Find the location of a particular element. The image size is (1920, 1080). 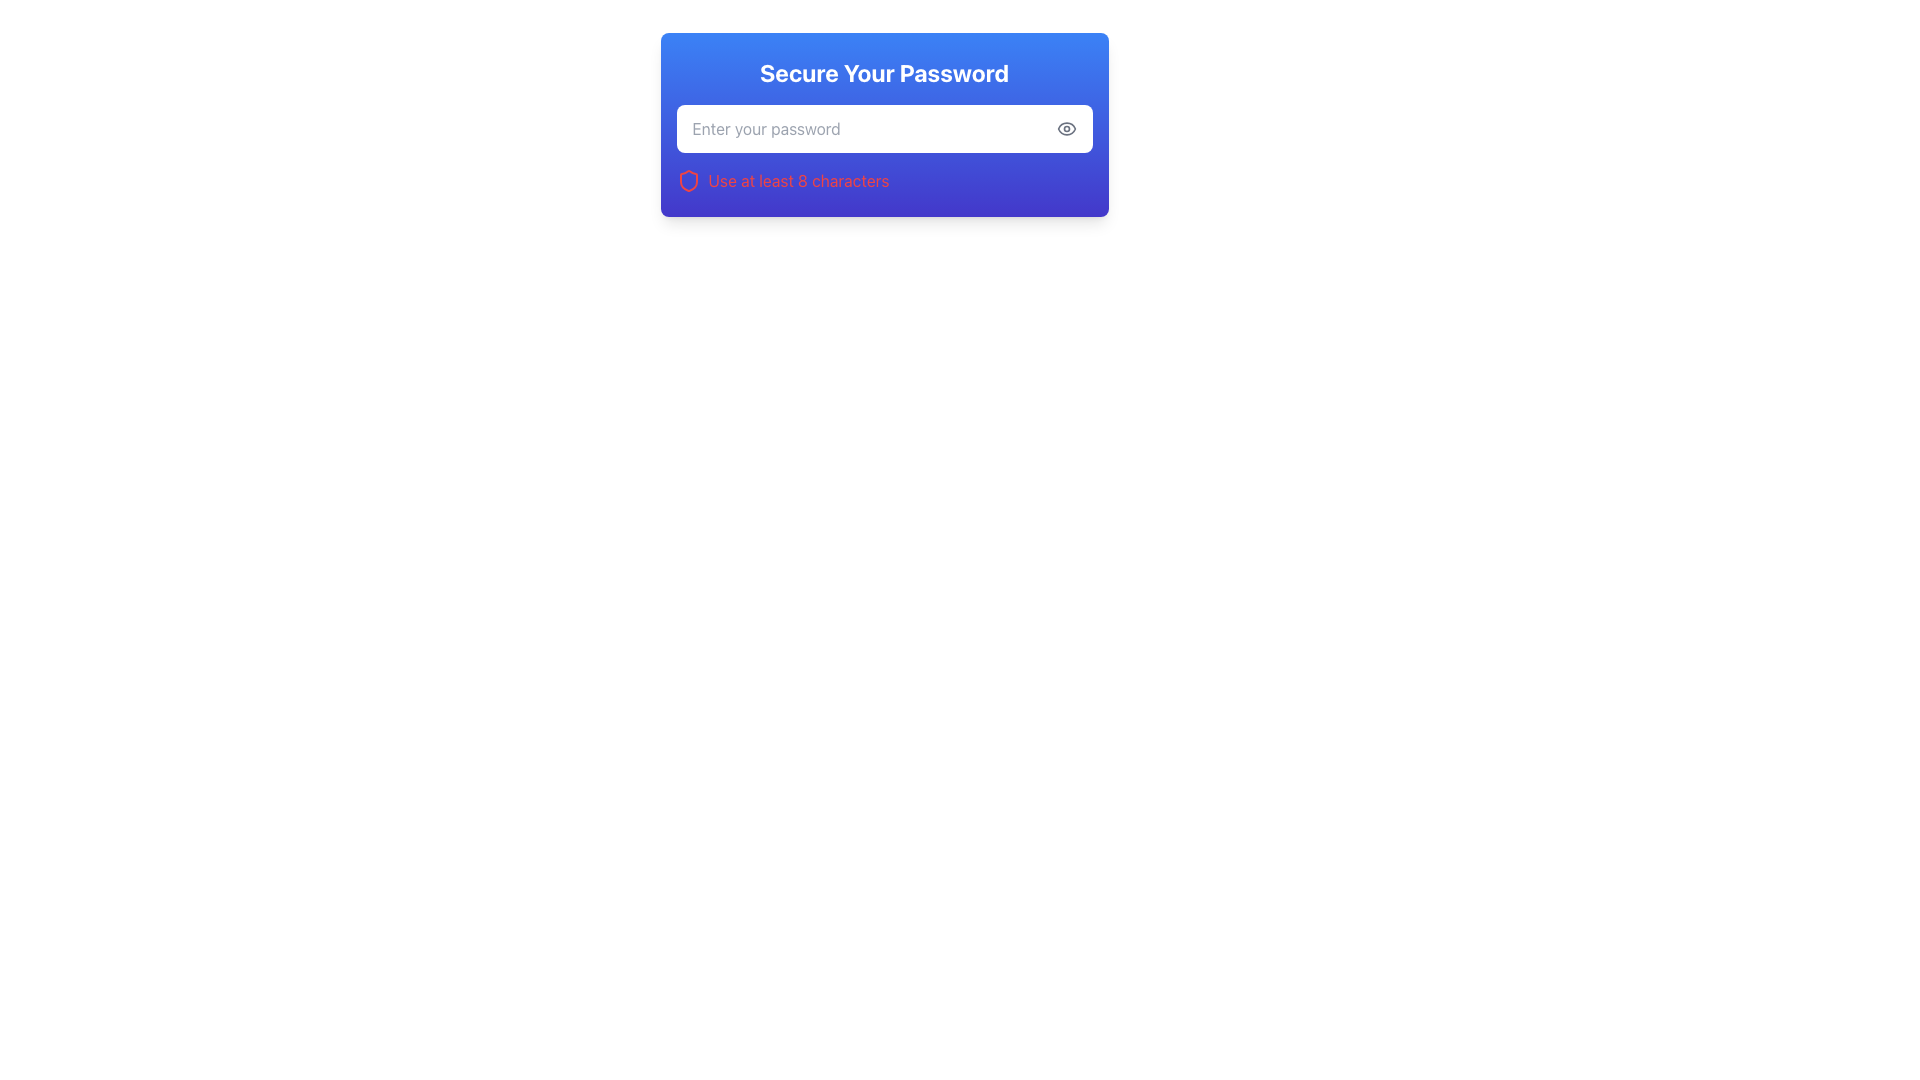

the shield icon that indicates password guidelines, located below the password input box and aligned with the text stating the password condition is located at coordinates (688, 181).